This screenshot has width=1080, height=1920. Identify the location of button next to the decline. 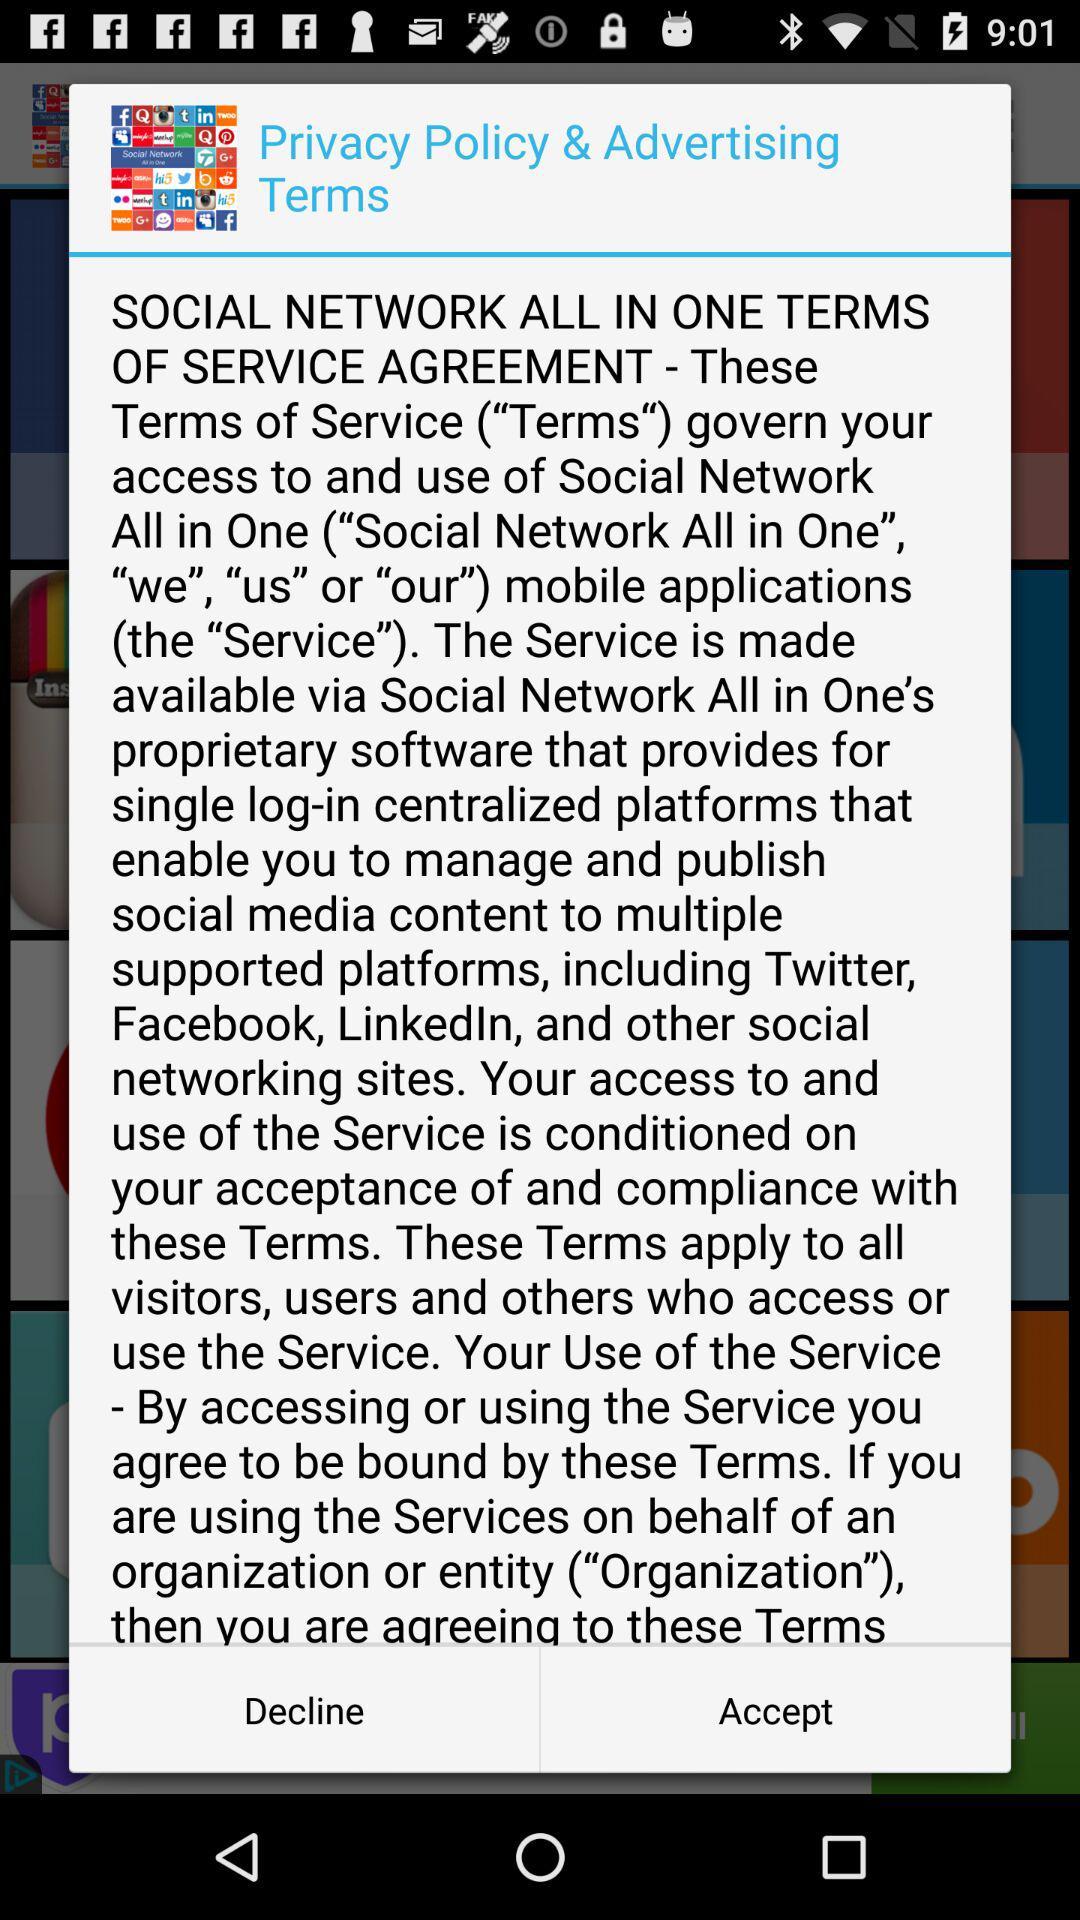
(774, 1708).